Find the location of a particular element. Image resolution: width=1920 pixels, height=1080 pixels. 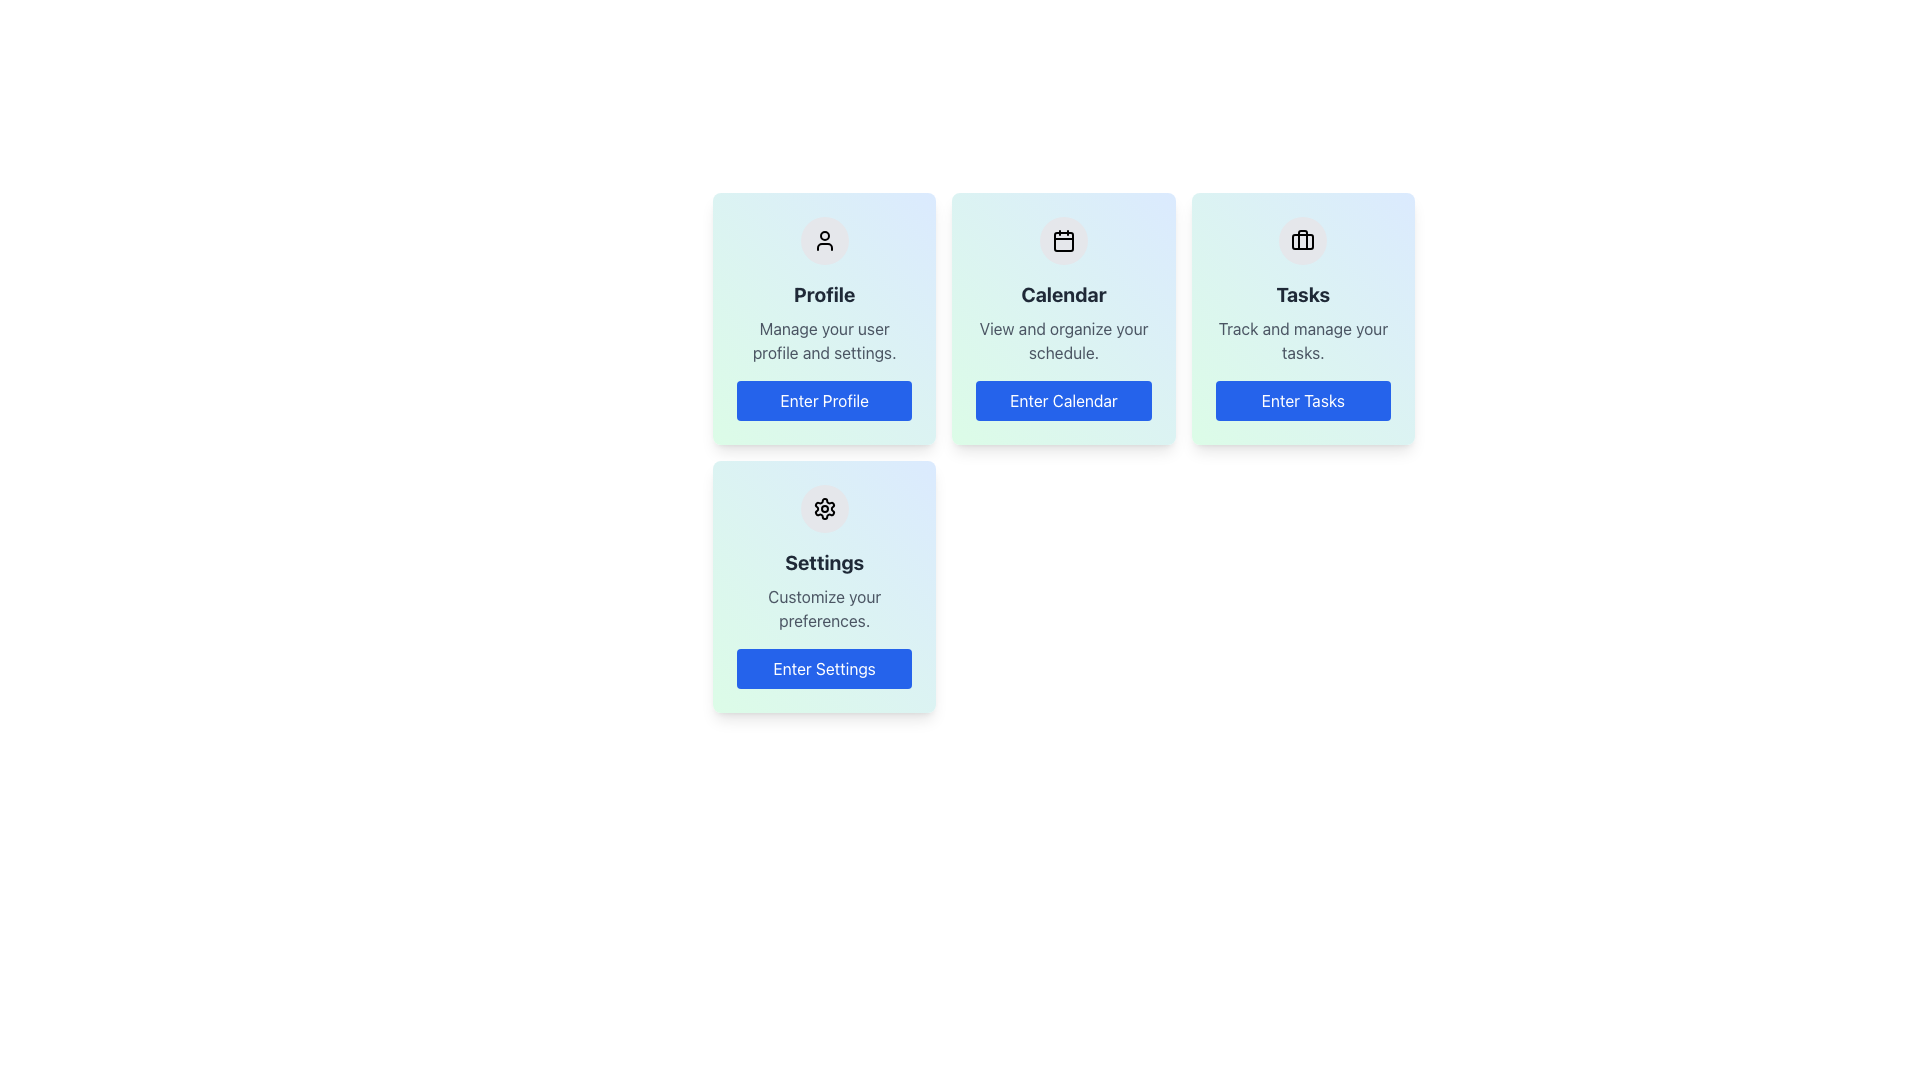

description text located in the middle section of the 'Profile' card, positioned between the title at the top and the 'Enter Profile' button at the bottom is located at coordinates (824, 339).